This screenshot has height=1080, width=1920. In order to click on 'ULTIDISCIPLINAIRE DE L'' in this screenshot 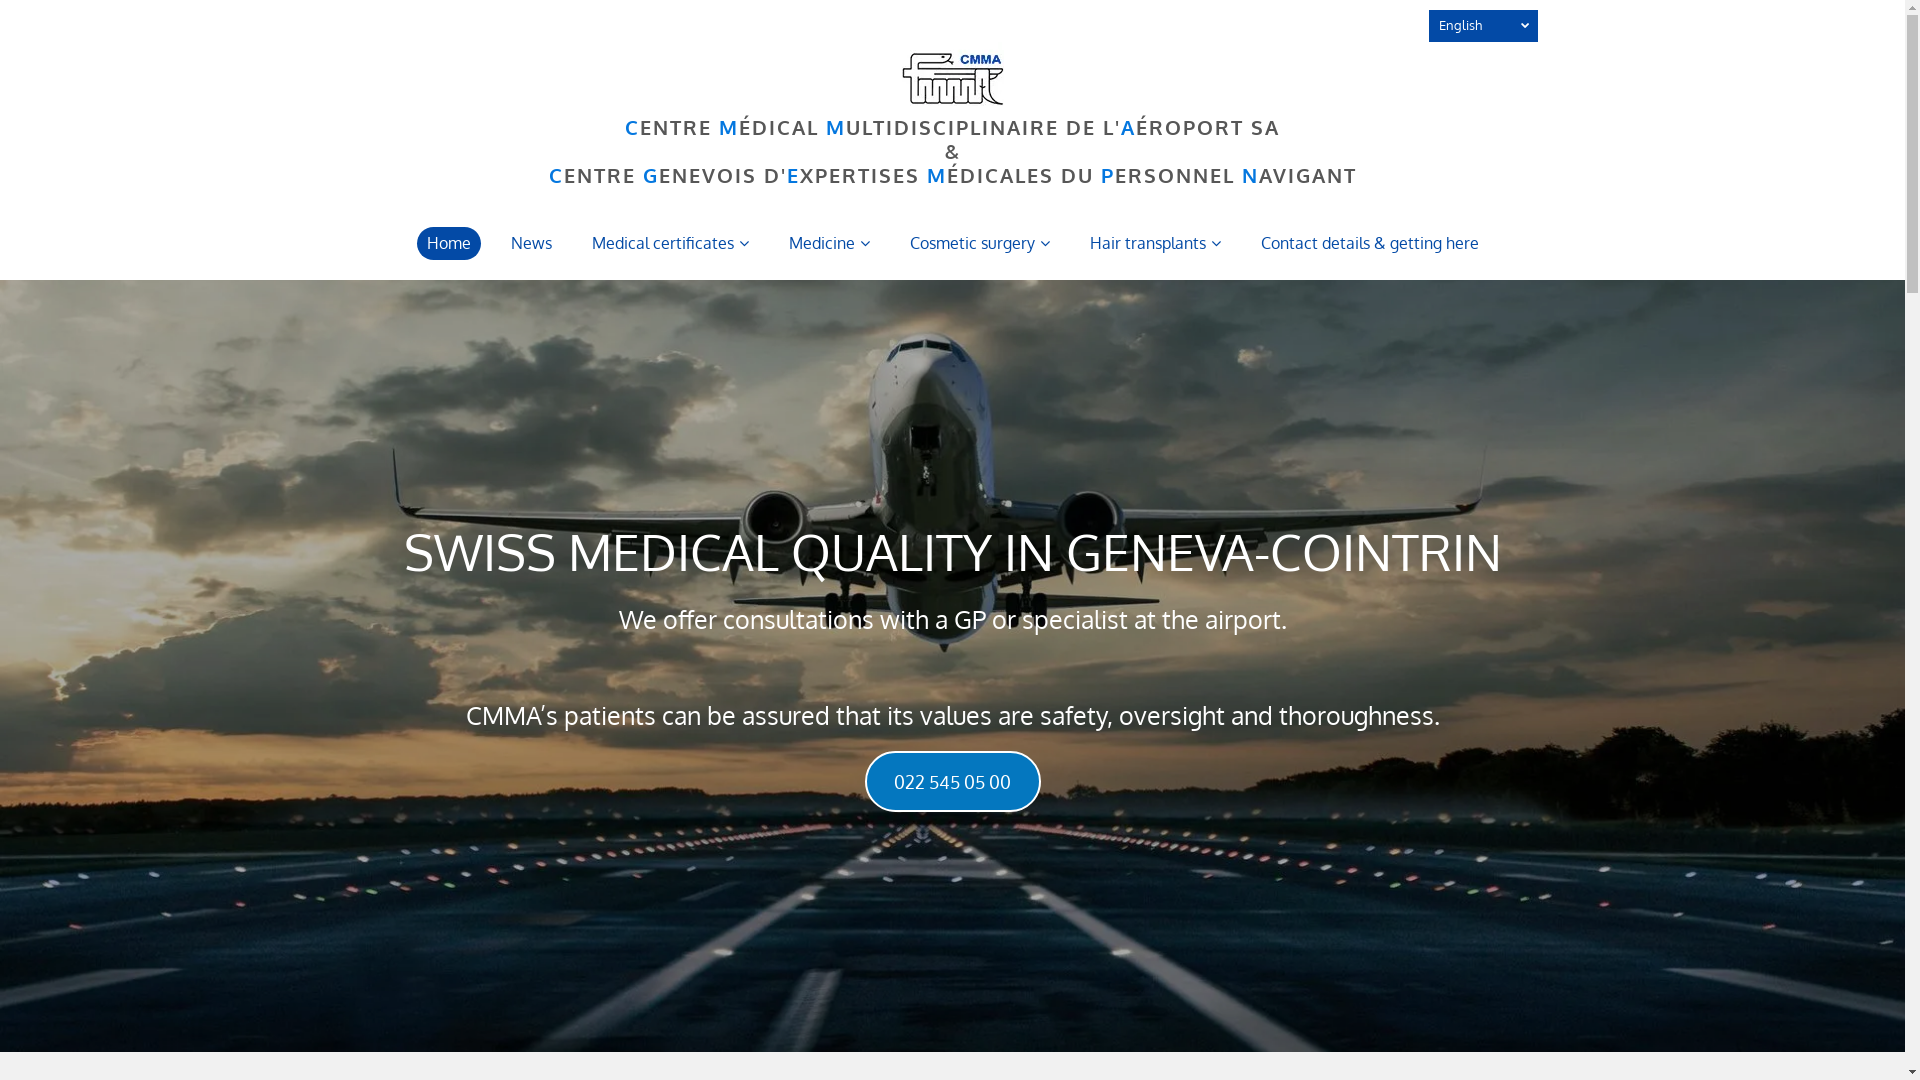, I will do `click(845, 127)`.